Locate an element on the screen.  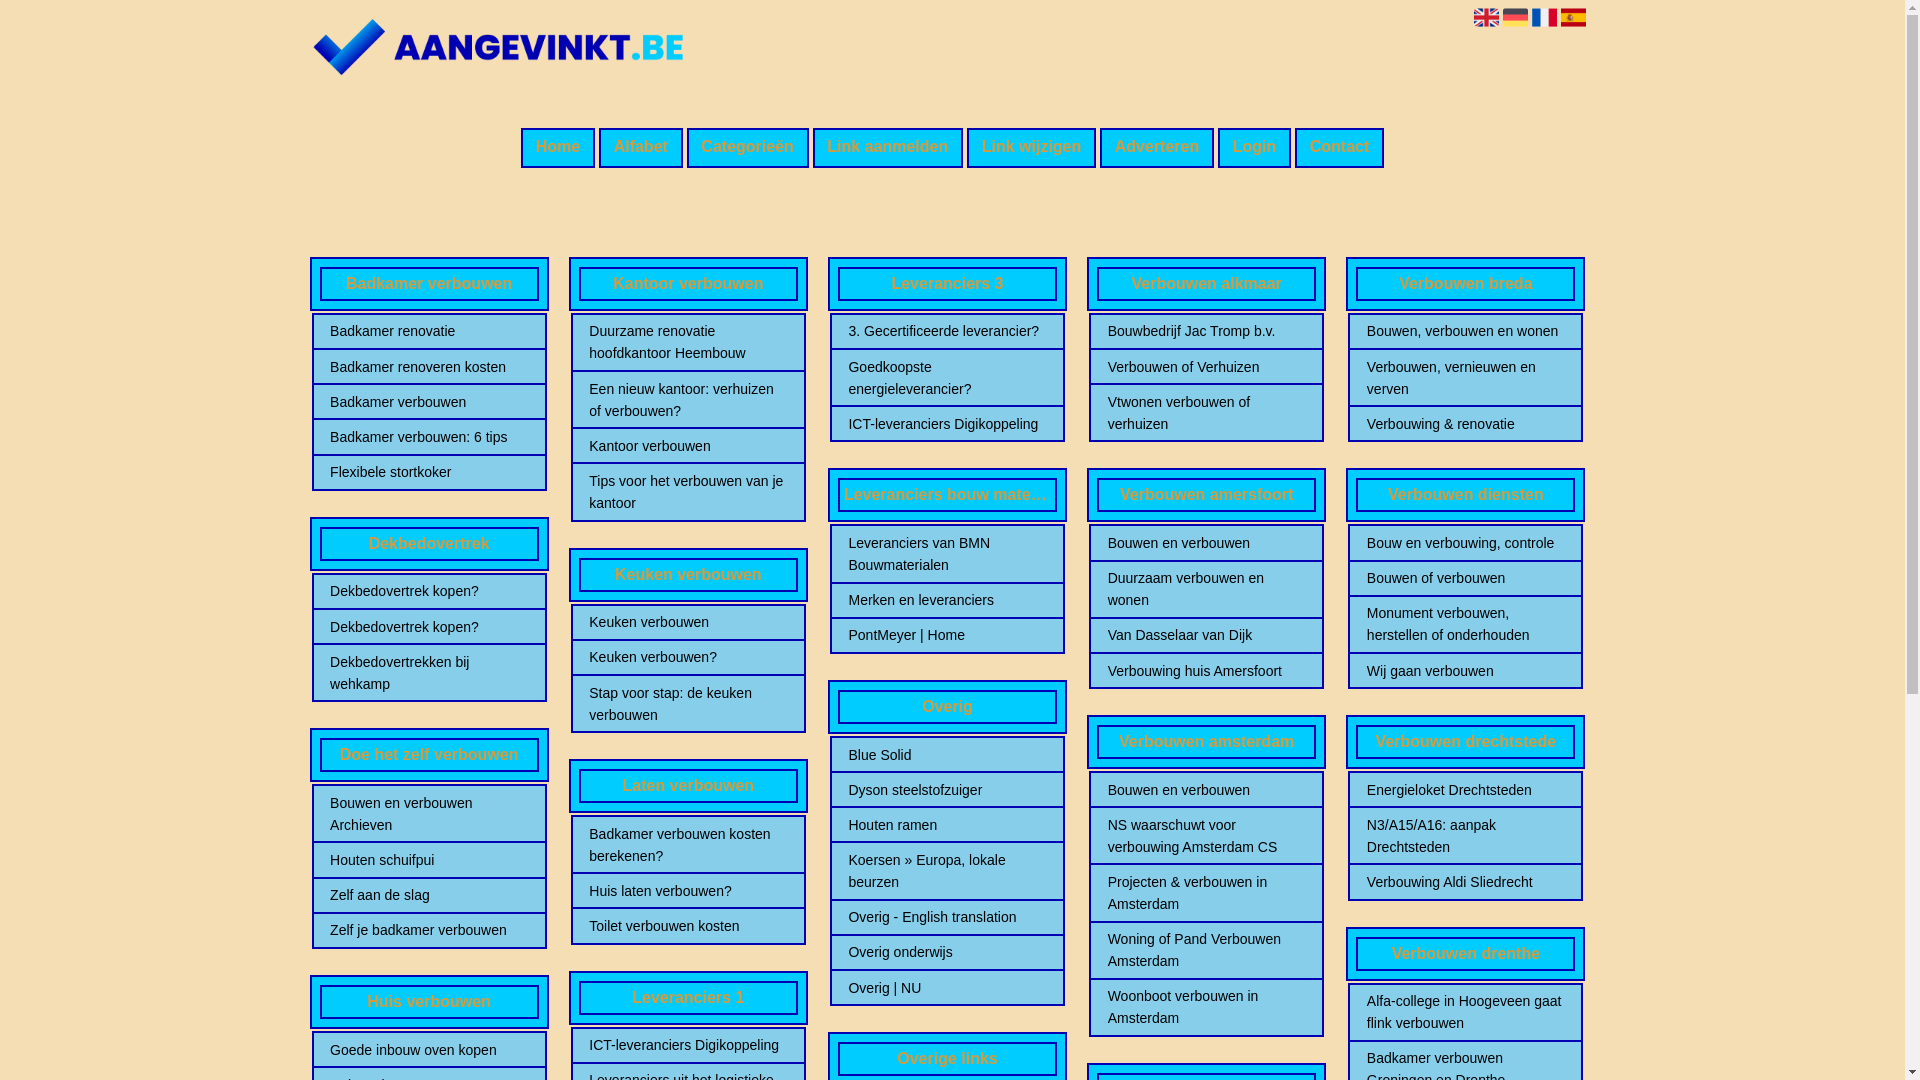
'Merken en leveranciers' is located at coordinates (945, 599).